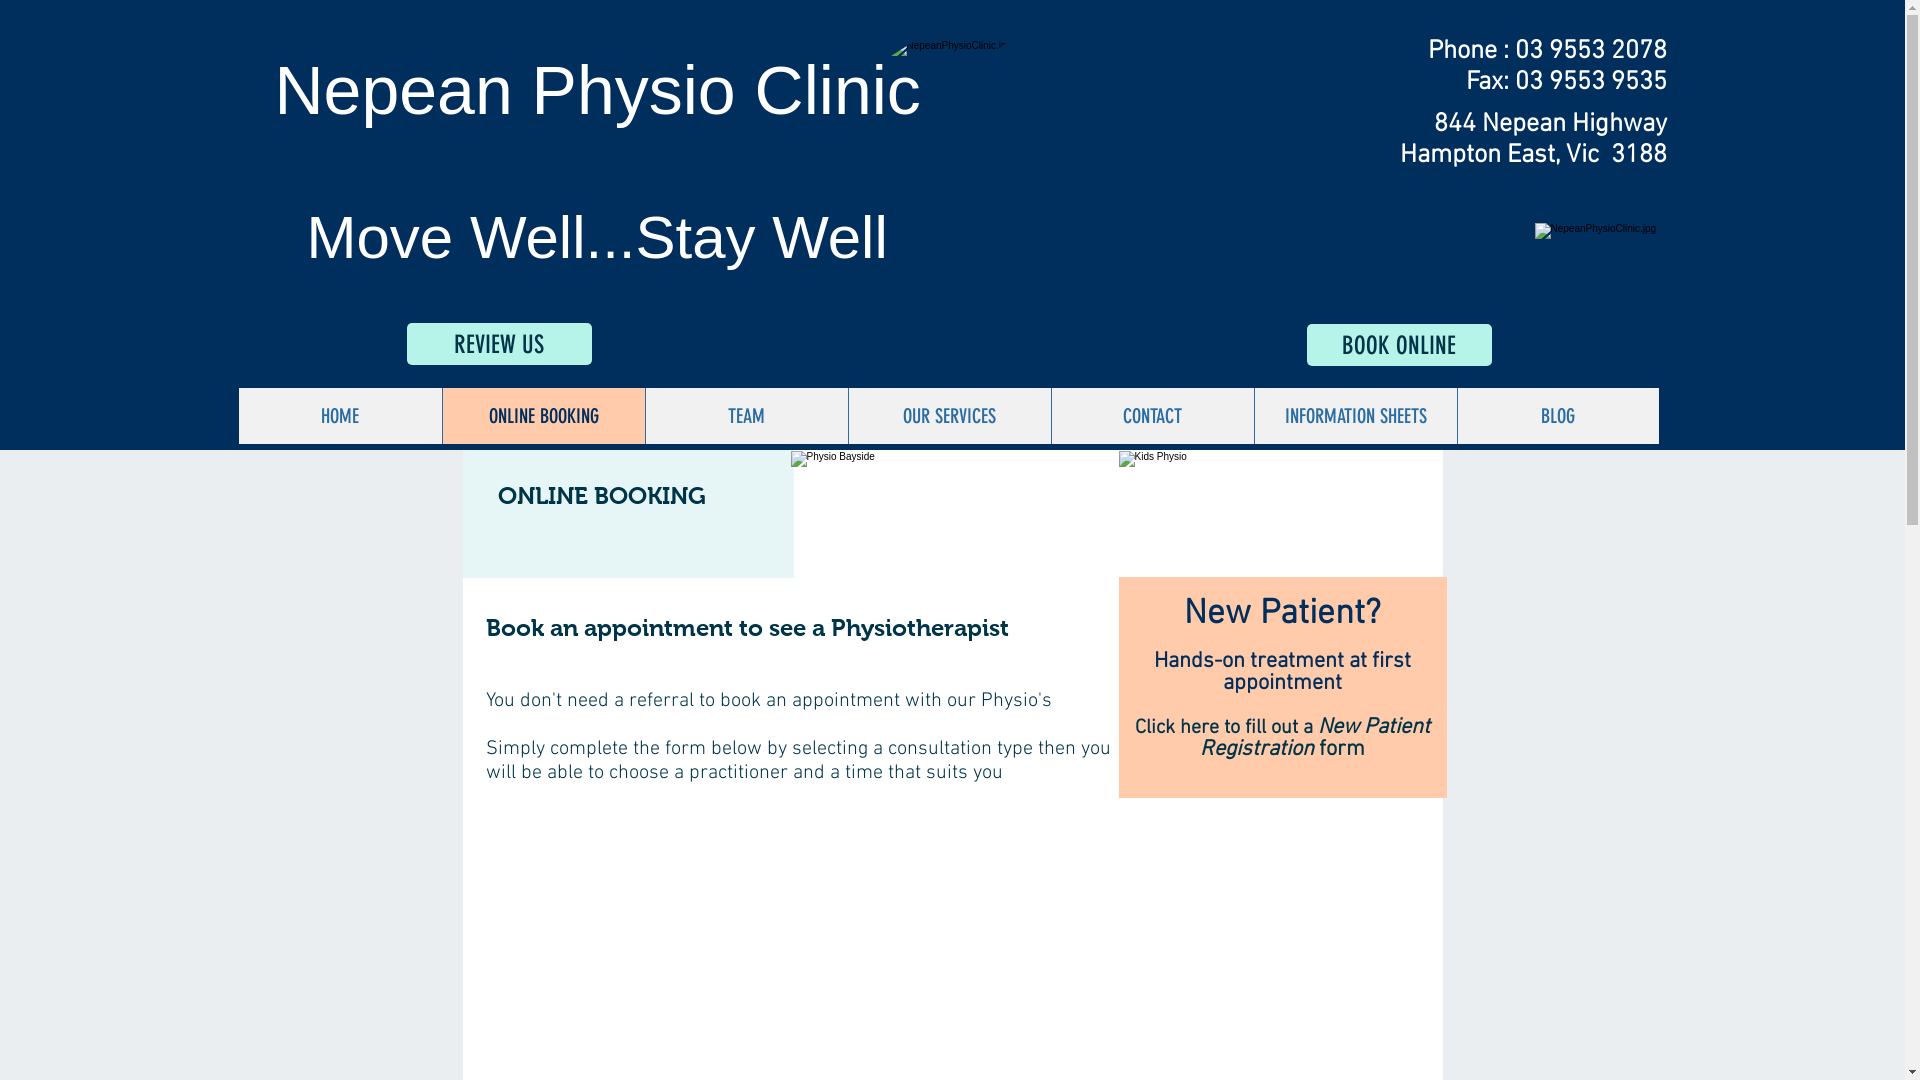 The height and width of the screenshot is (1080, 1920). I want to click on 'ONLINE BOOKING', so click(543, 415).